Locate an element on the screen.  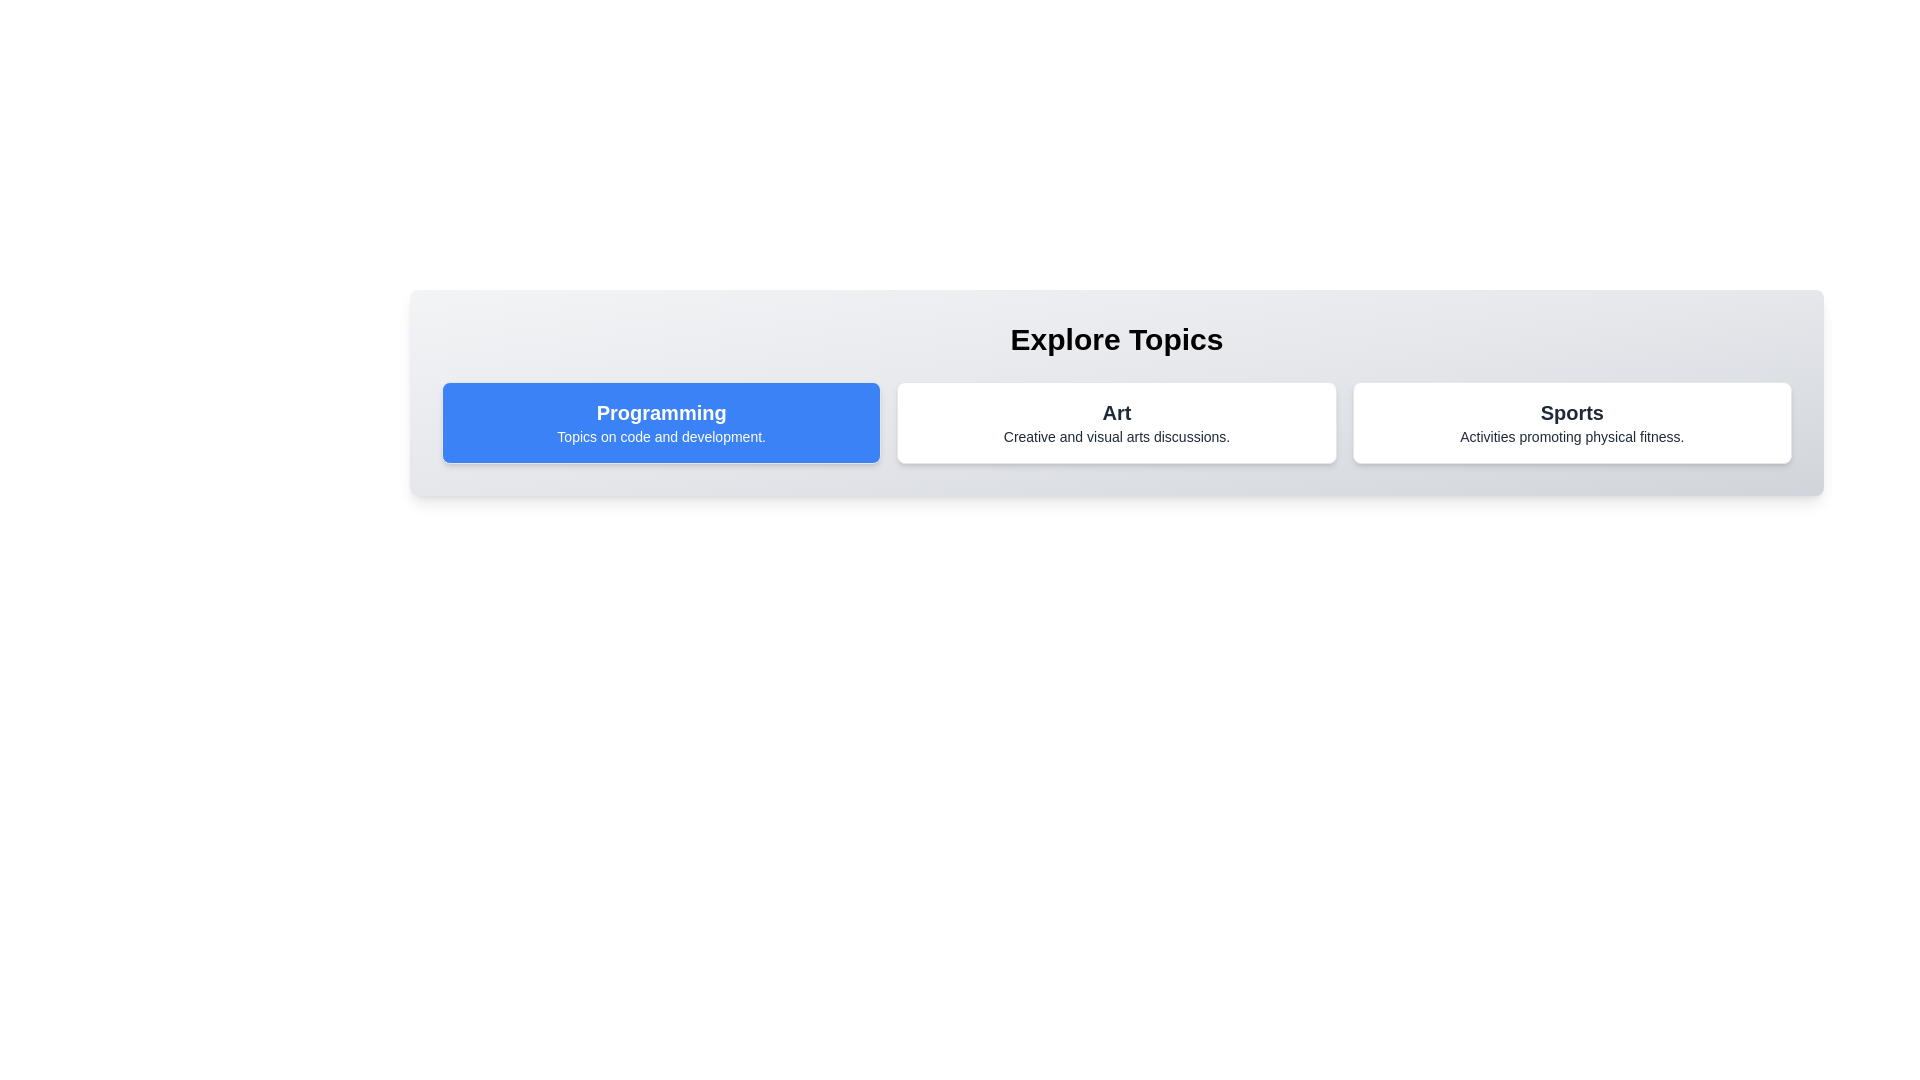
the 'Programming' topic to observe its description text is located at coordinates (661, 422).